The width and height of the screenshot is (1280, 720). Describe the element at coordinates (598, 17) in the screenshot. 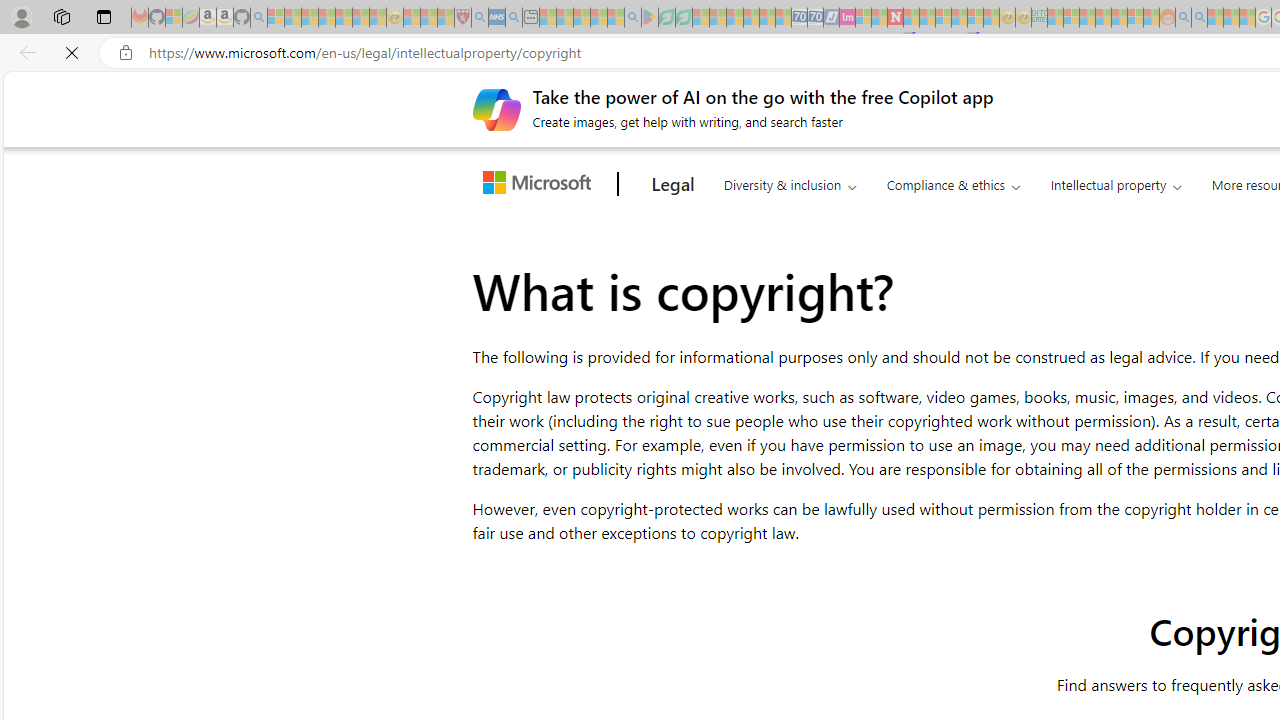

I see `'Pets - MSN - Sleeping'` at that location.